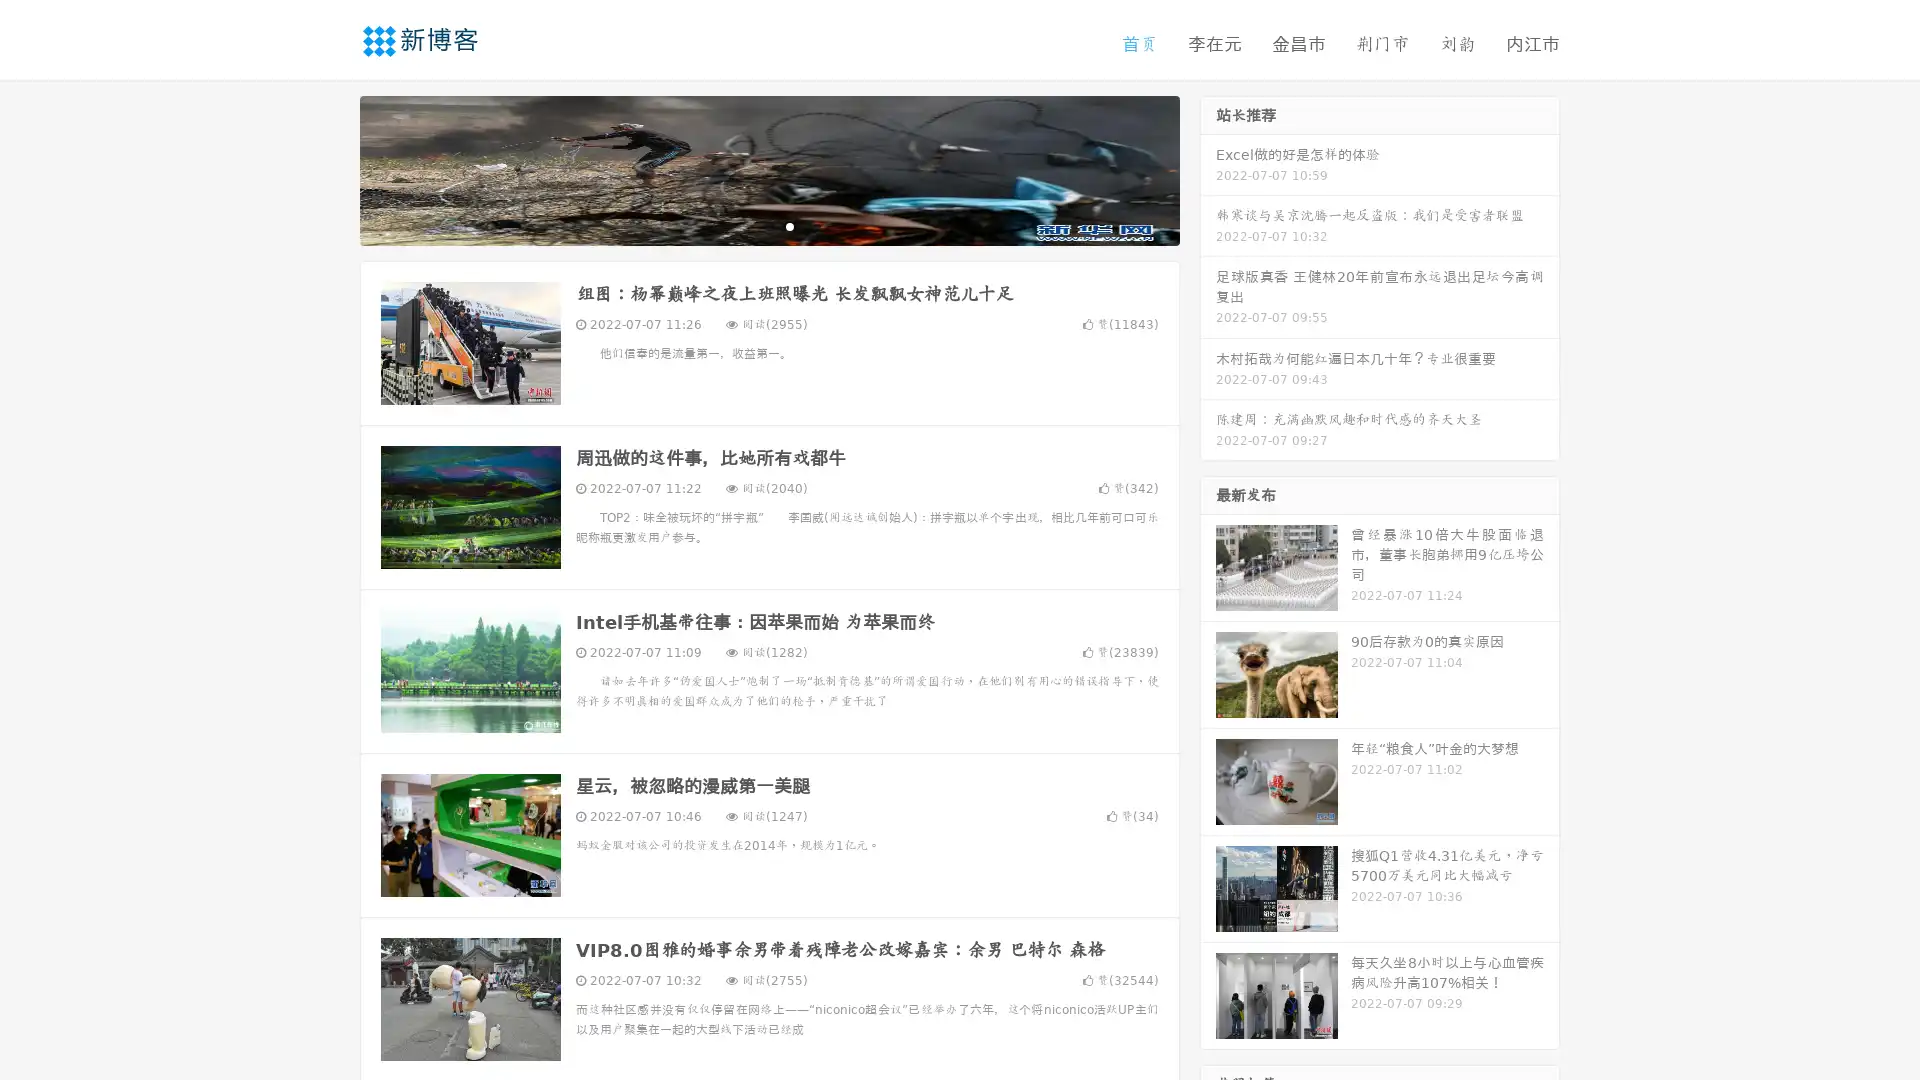 The width and height of the screenshot is (1920, 1080). What do you see at coordinates (330, 168) in the screenshot?
I see `Previous slide` at bounding box center [330, 168].